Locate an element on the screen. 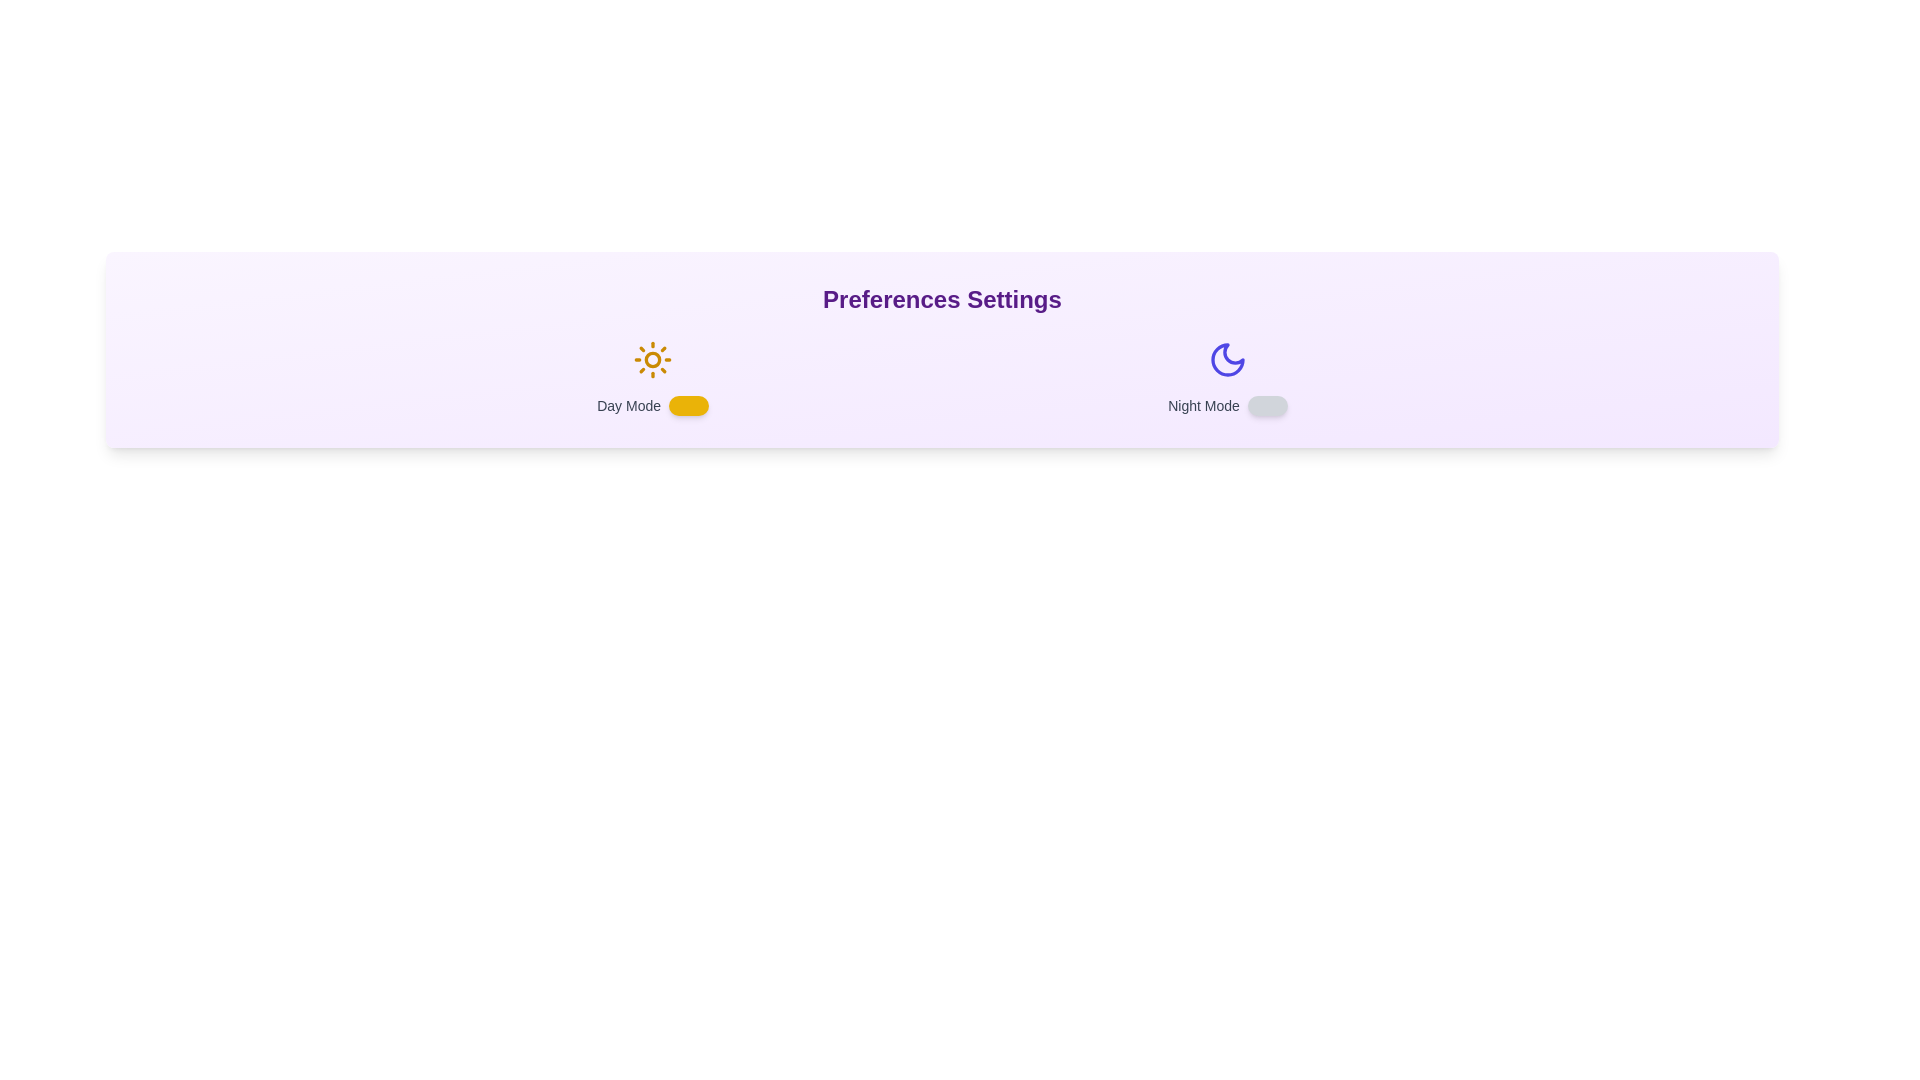 The width and height of the screenshot is (1920, 1080). the 'Sun' icon to toggle the Day Mode is located at coordinates (652, 358).